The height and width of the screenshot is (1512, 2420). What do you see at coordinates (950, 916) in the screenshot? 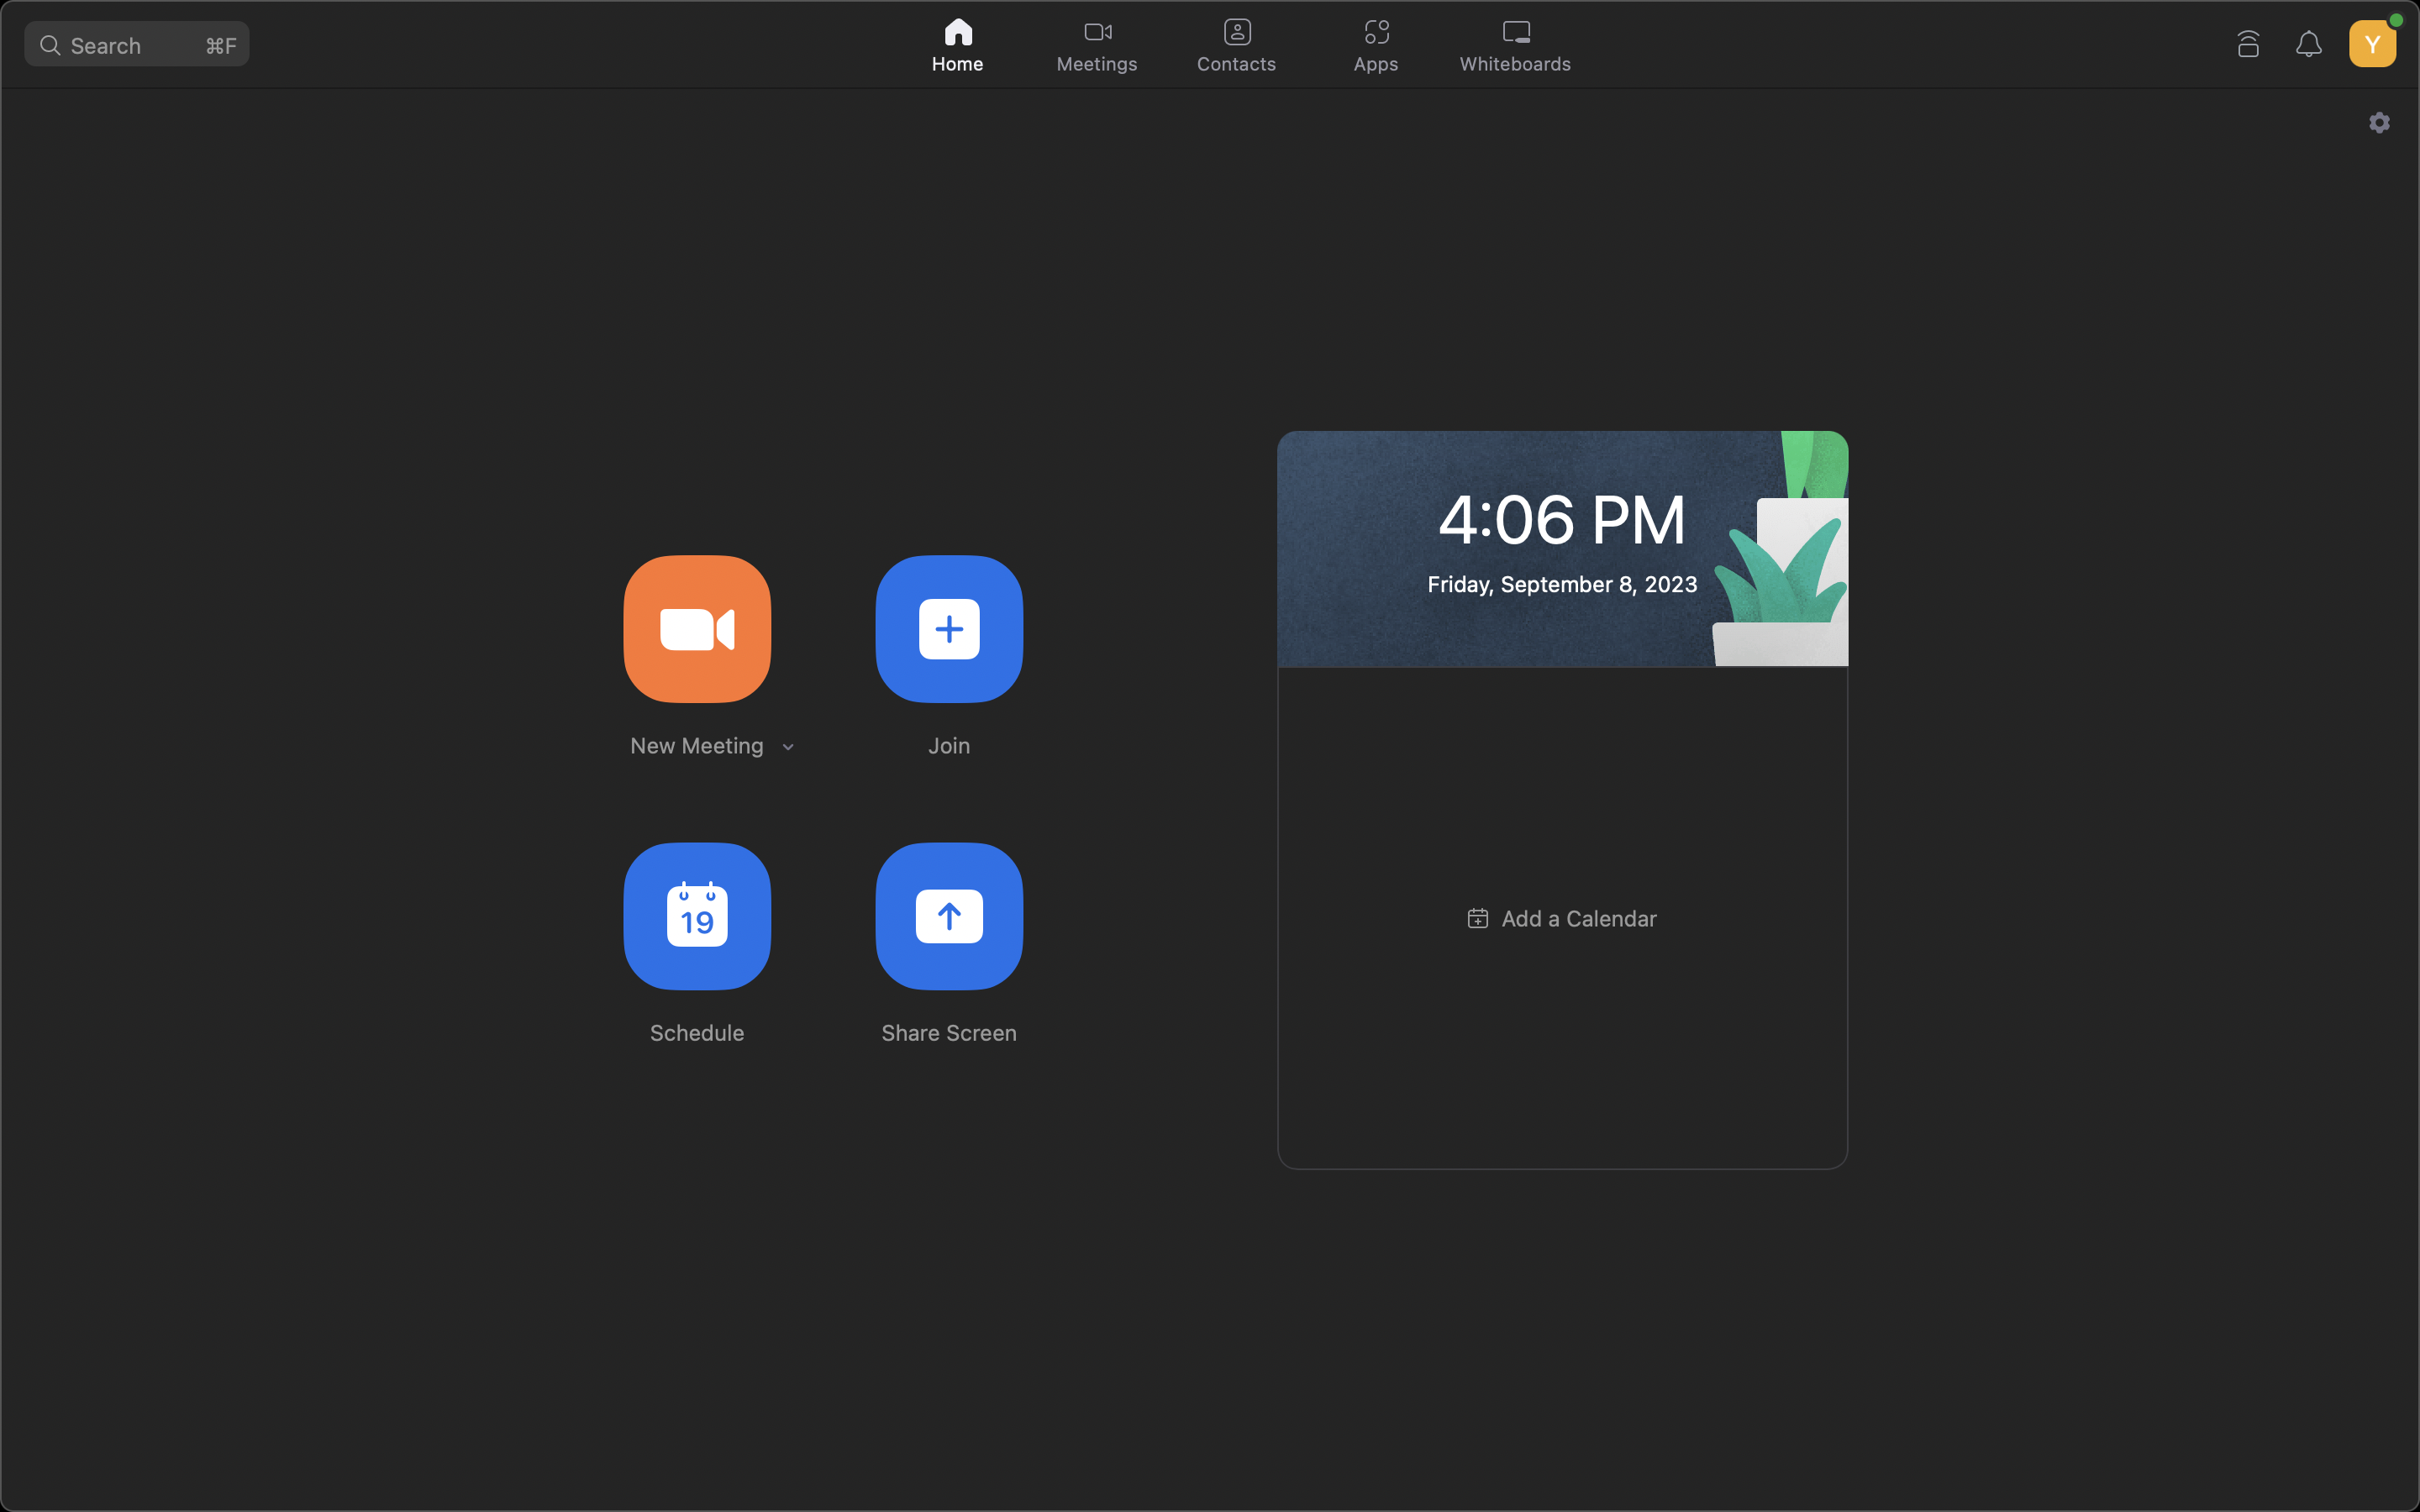
I see `Enable screen sharing for all viewers in the current conference` at bounding box center [950, 916].